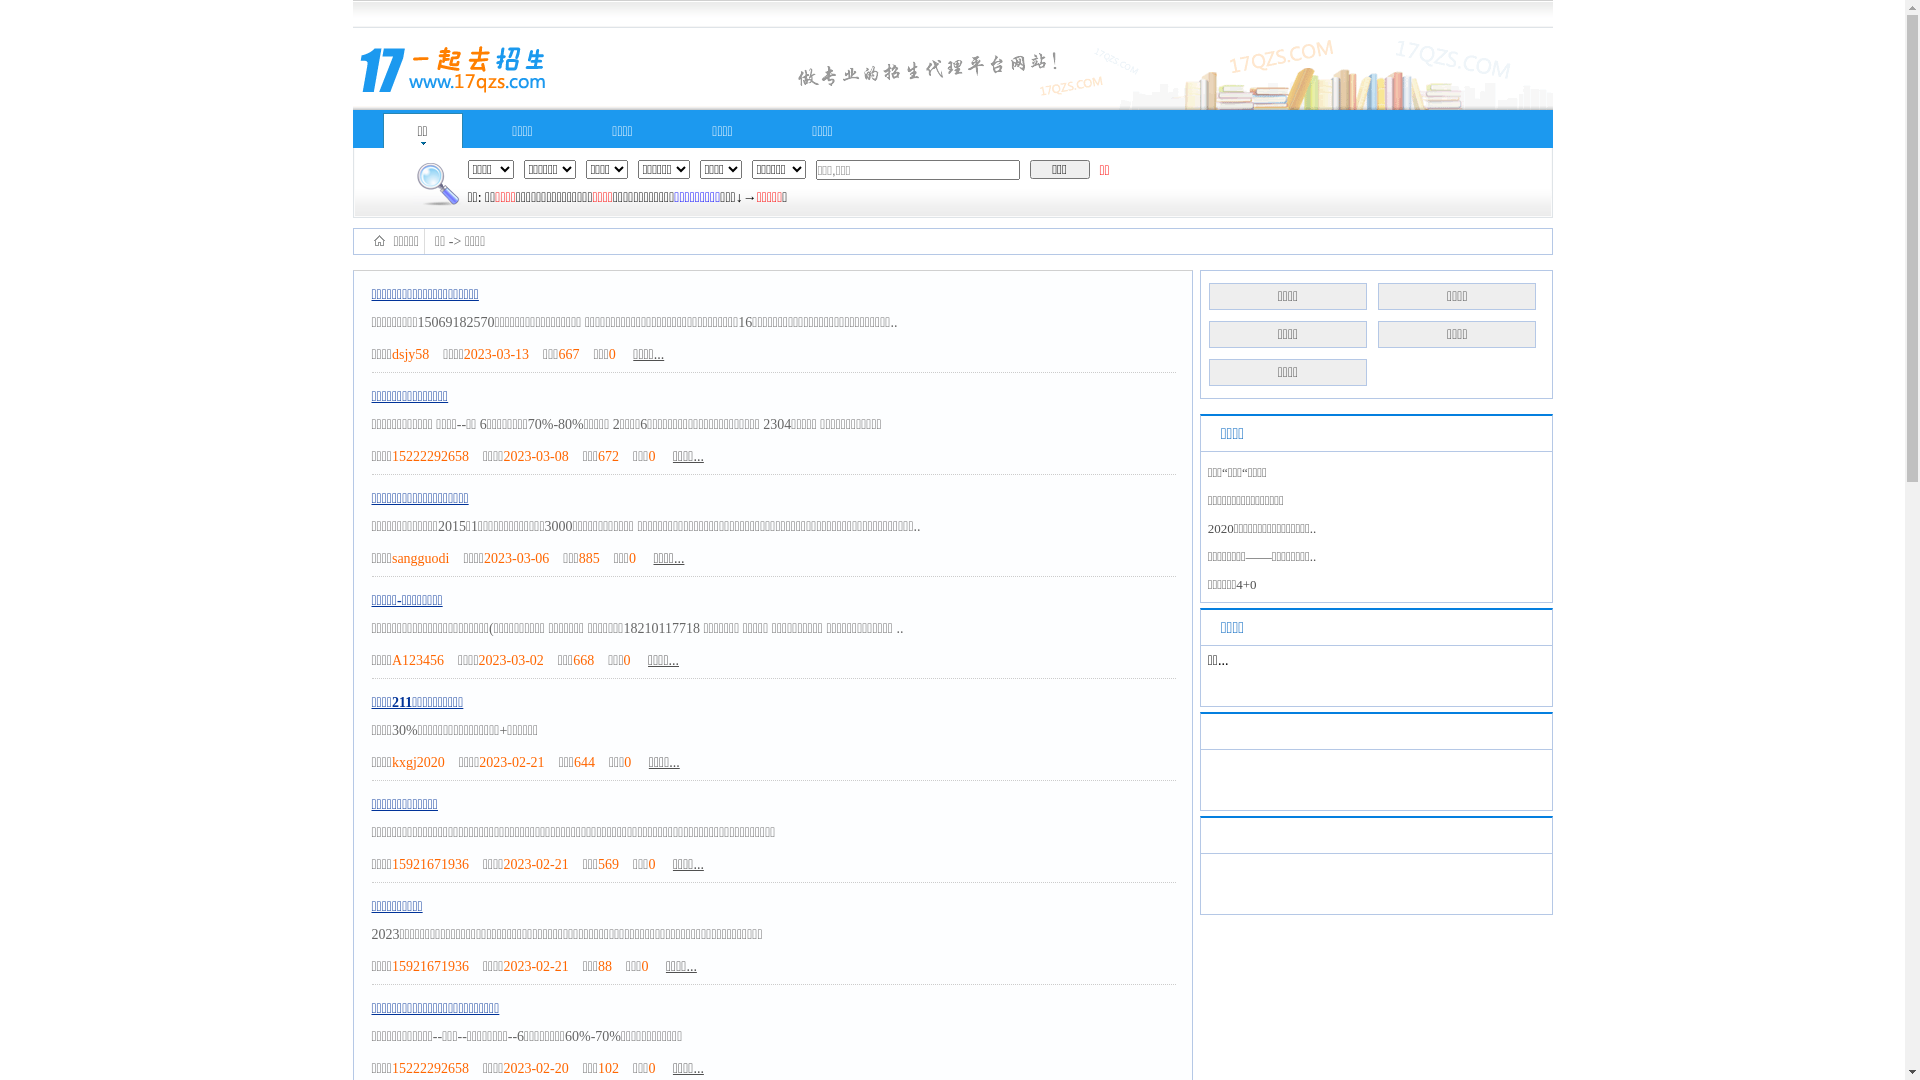  Describe the element at coordinates (607, 863) in the screenshot. I see `'569'` at that location.